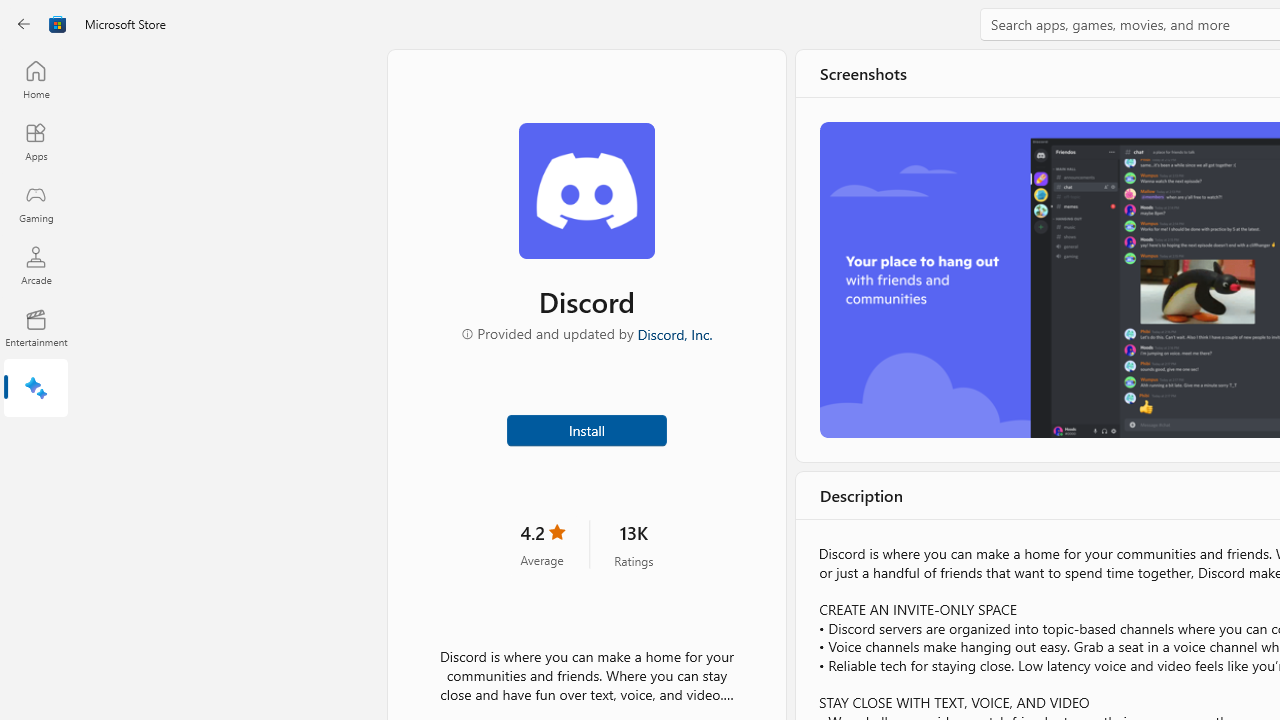 This screenshot has width=1280, height=720. What do you see at coordinates (35, 264) in the screenshot?
I see `'Arcade'` at bounding box center [35, 264].